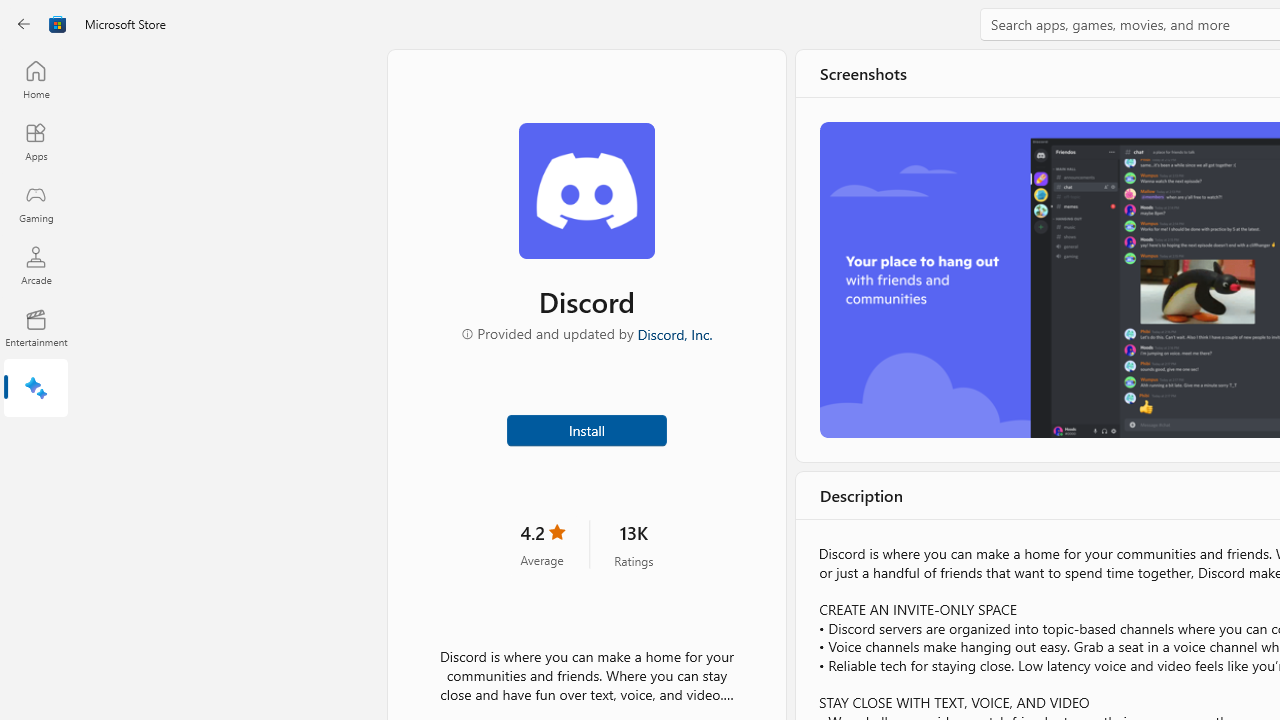 This screenshot has width=1280, height=720. What do you see at coordinates (35, 264) in the screenshot?
I see `'Arcade'` at bounding box center [35, 264].